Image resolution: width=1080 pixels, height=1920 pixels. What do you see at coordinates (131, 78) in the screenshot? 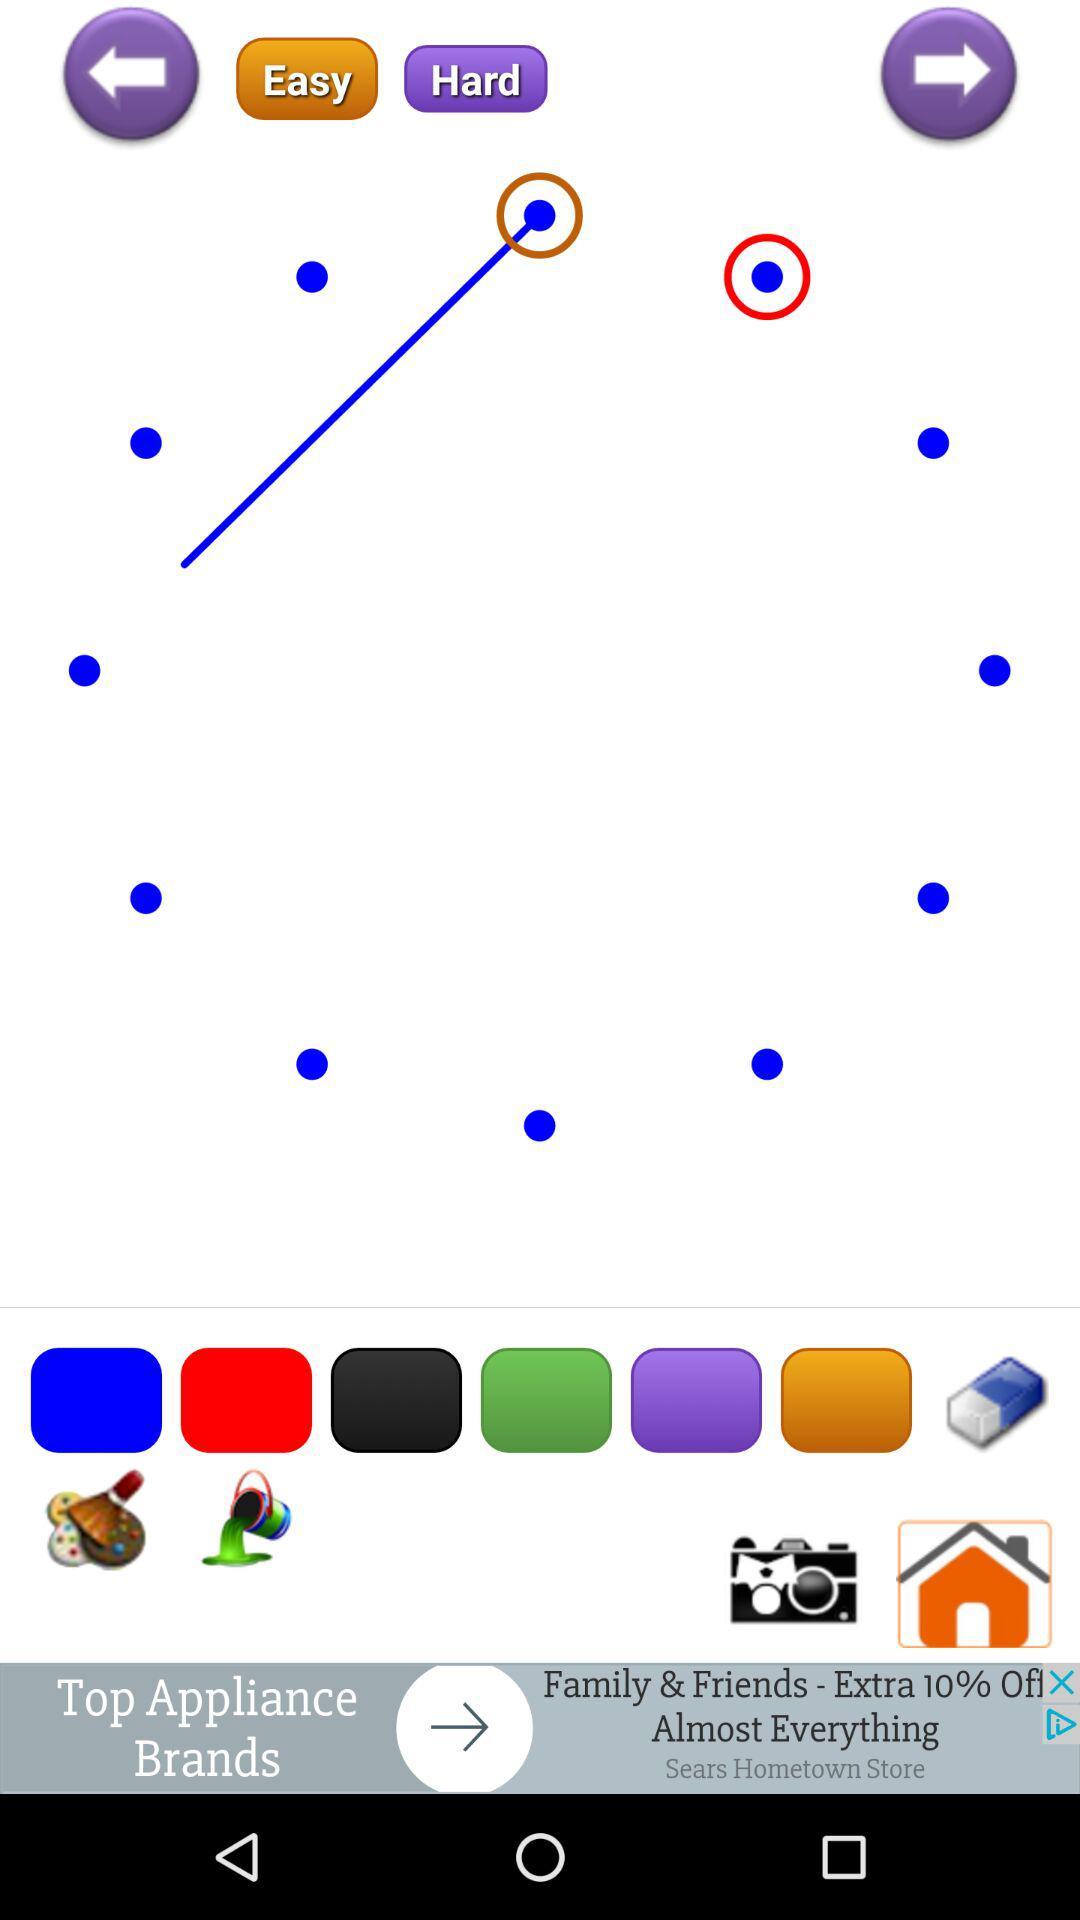
I see `back` at bounding box center [131, 78].